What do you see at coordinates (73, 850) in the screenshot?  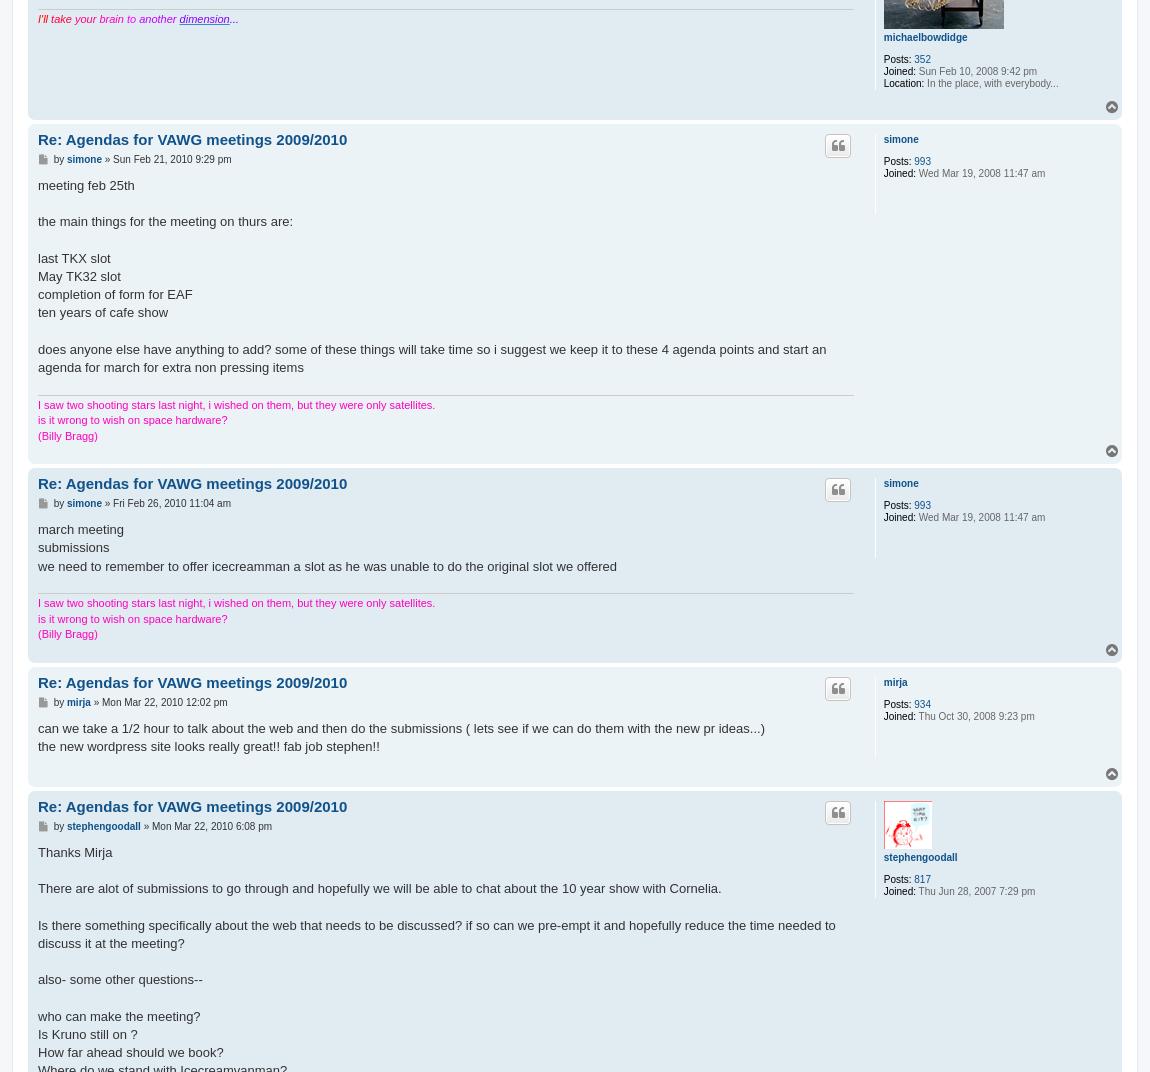 I see `'Thanks Mirja'` at bounding box center [73, 850].